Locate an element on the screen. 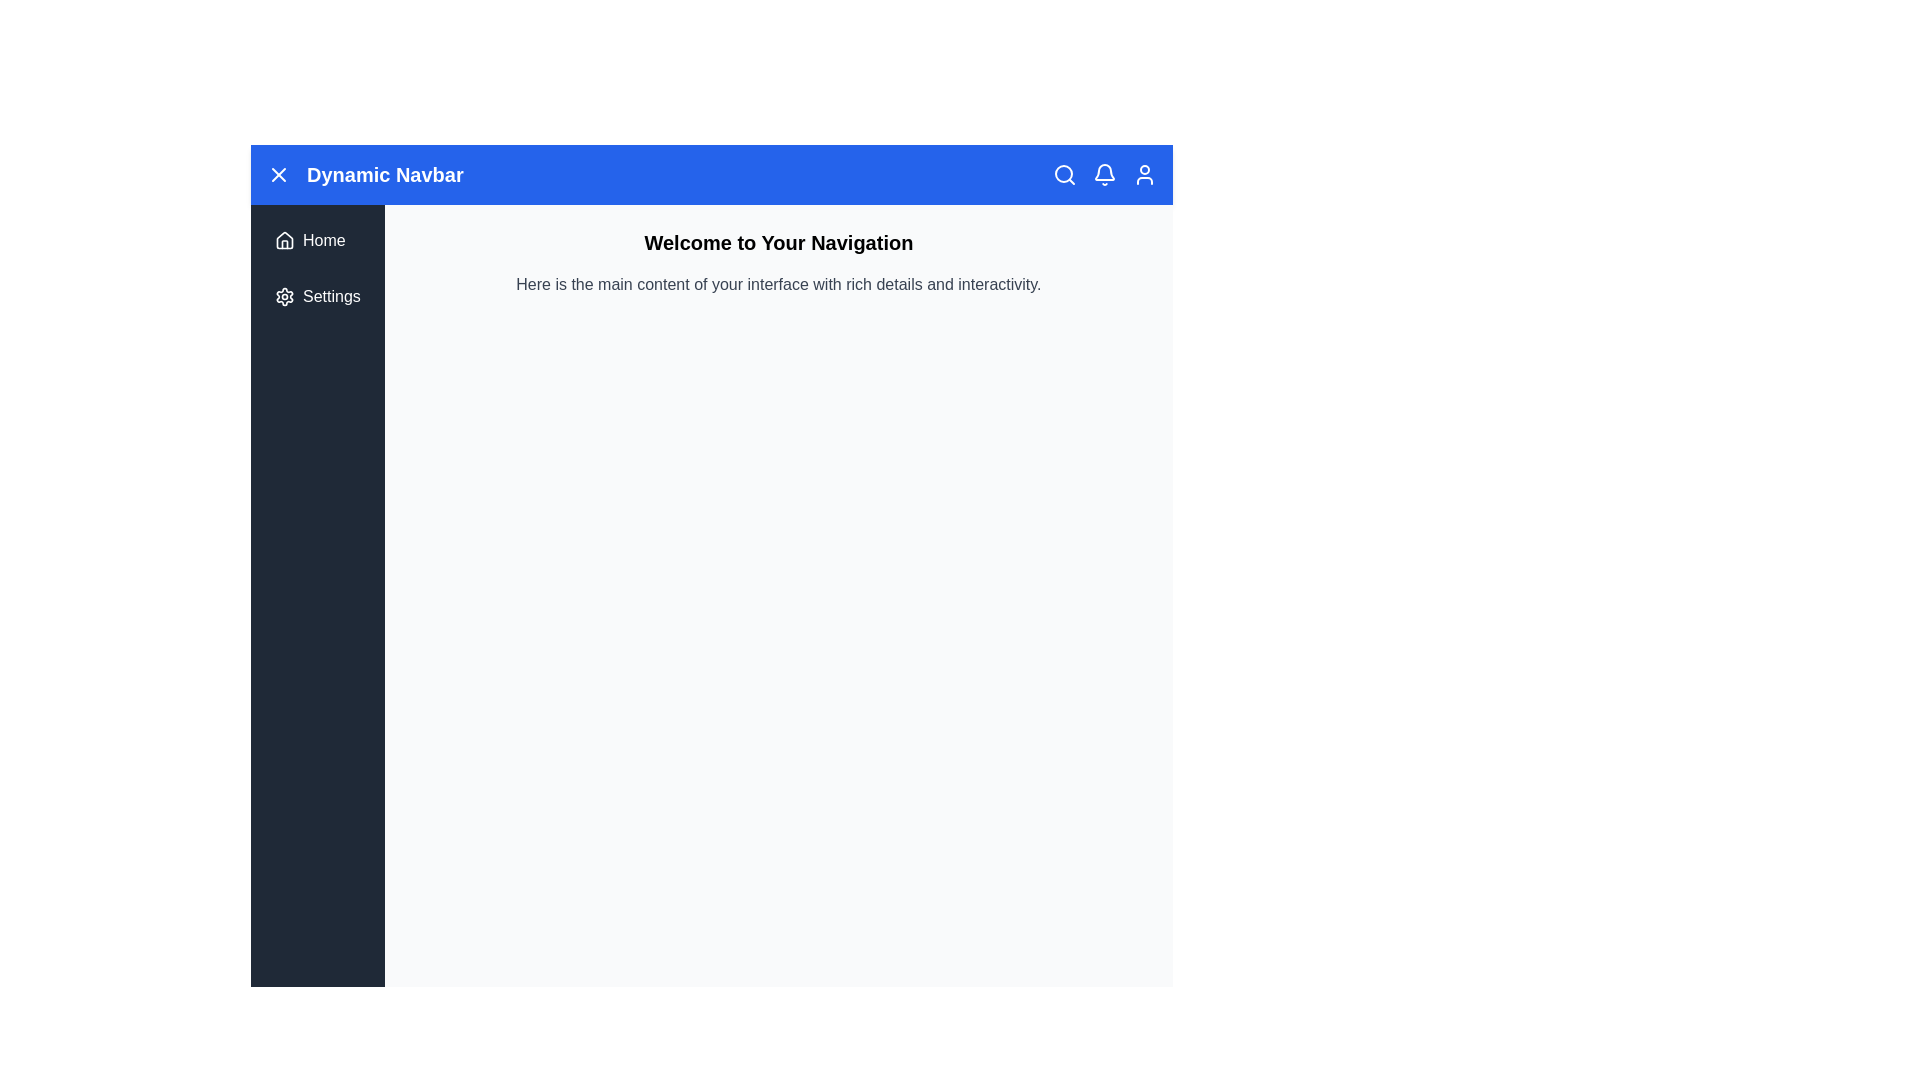  text element styled in bold, displaying 'Welcome to Your Navigation', located near the top of the light gray content area is located at coordinates (777, 242).